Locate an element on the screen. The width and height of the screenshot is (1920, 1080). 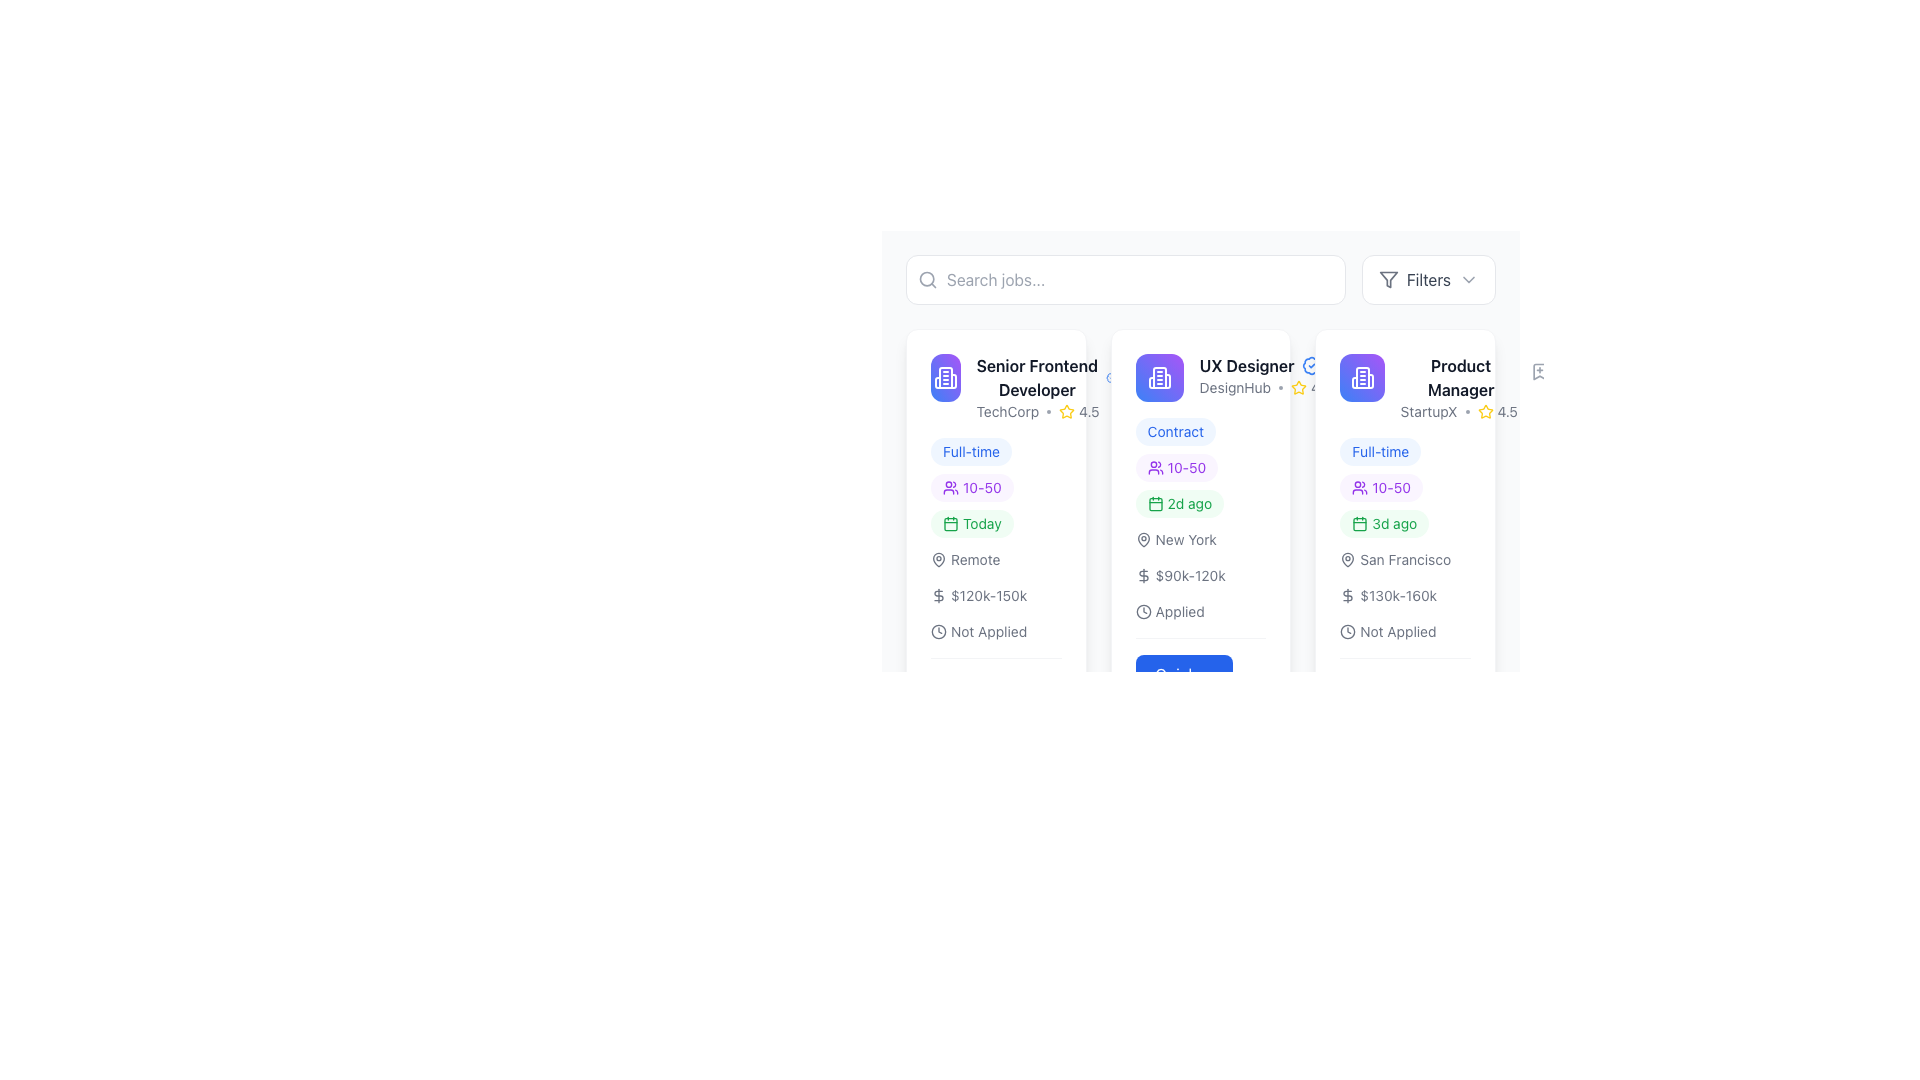
text label providing the title and company information for the job opportunity located at the top of the central job posting card is located at coordinates (1200, 378).